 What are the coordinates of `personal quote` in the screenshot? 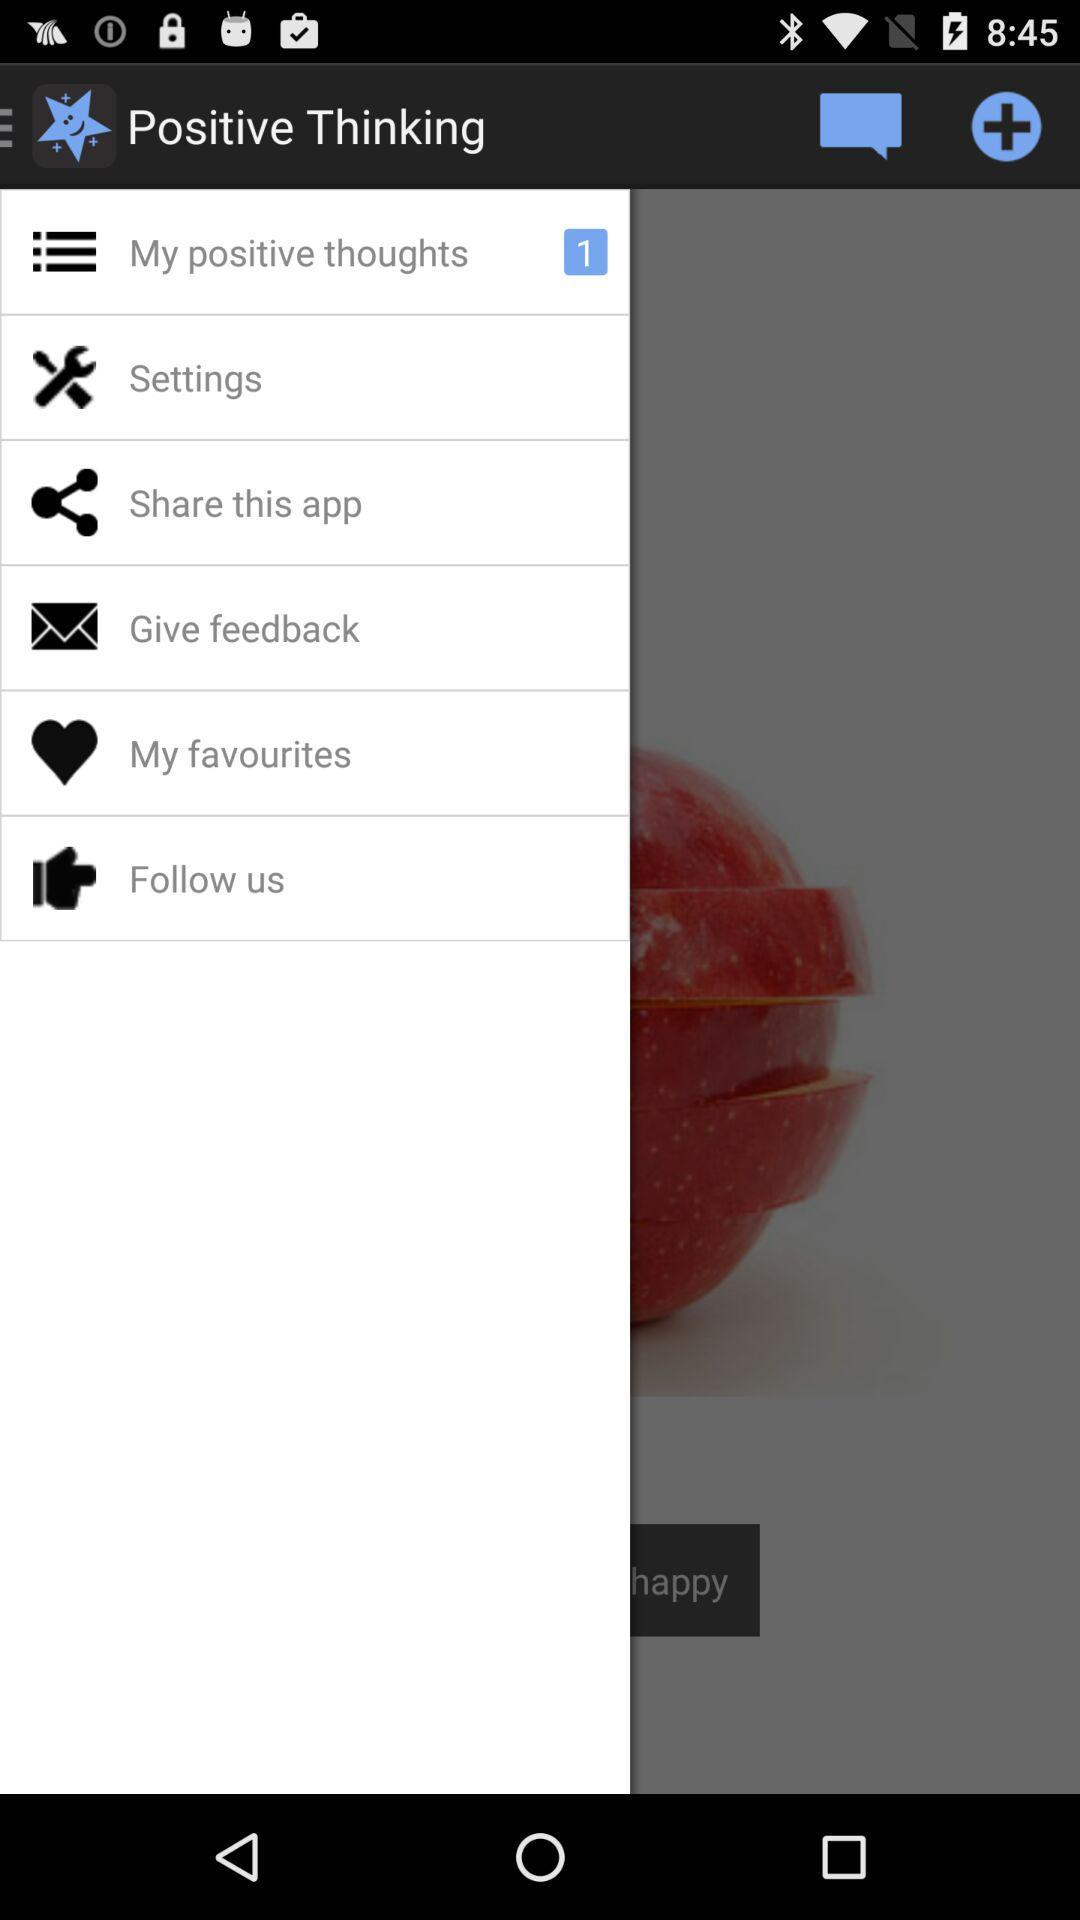 It's located at (858, 124).